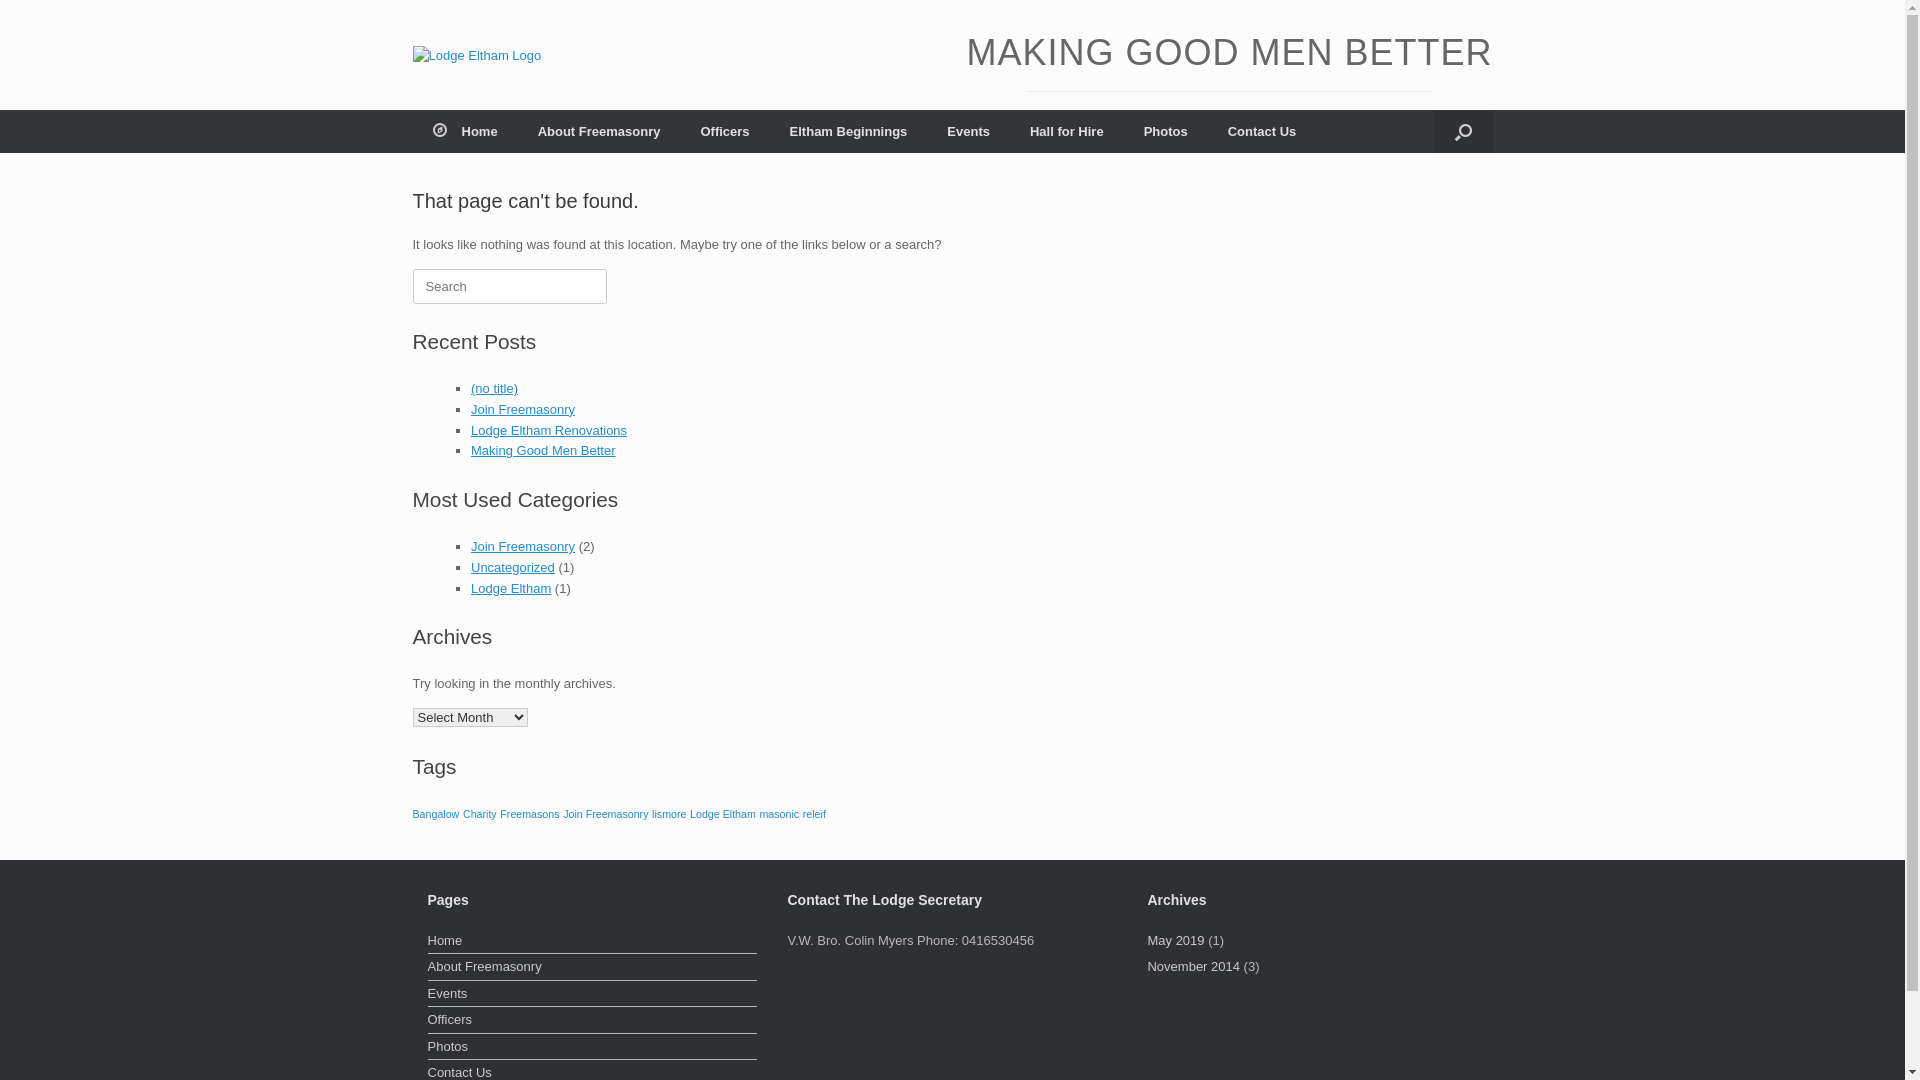 This screenshot has width=1920, height=1080. I want to click on 'Lodge Eltham', so click(510, 587).